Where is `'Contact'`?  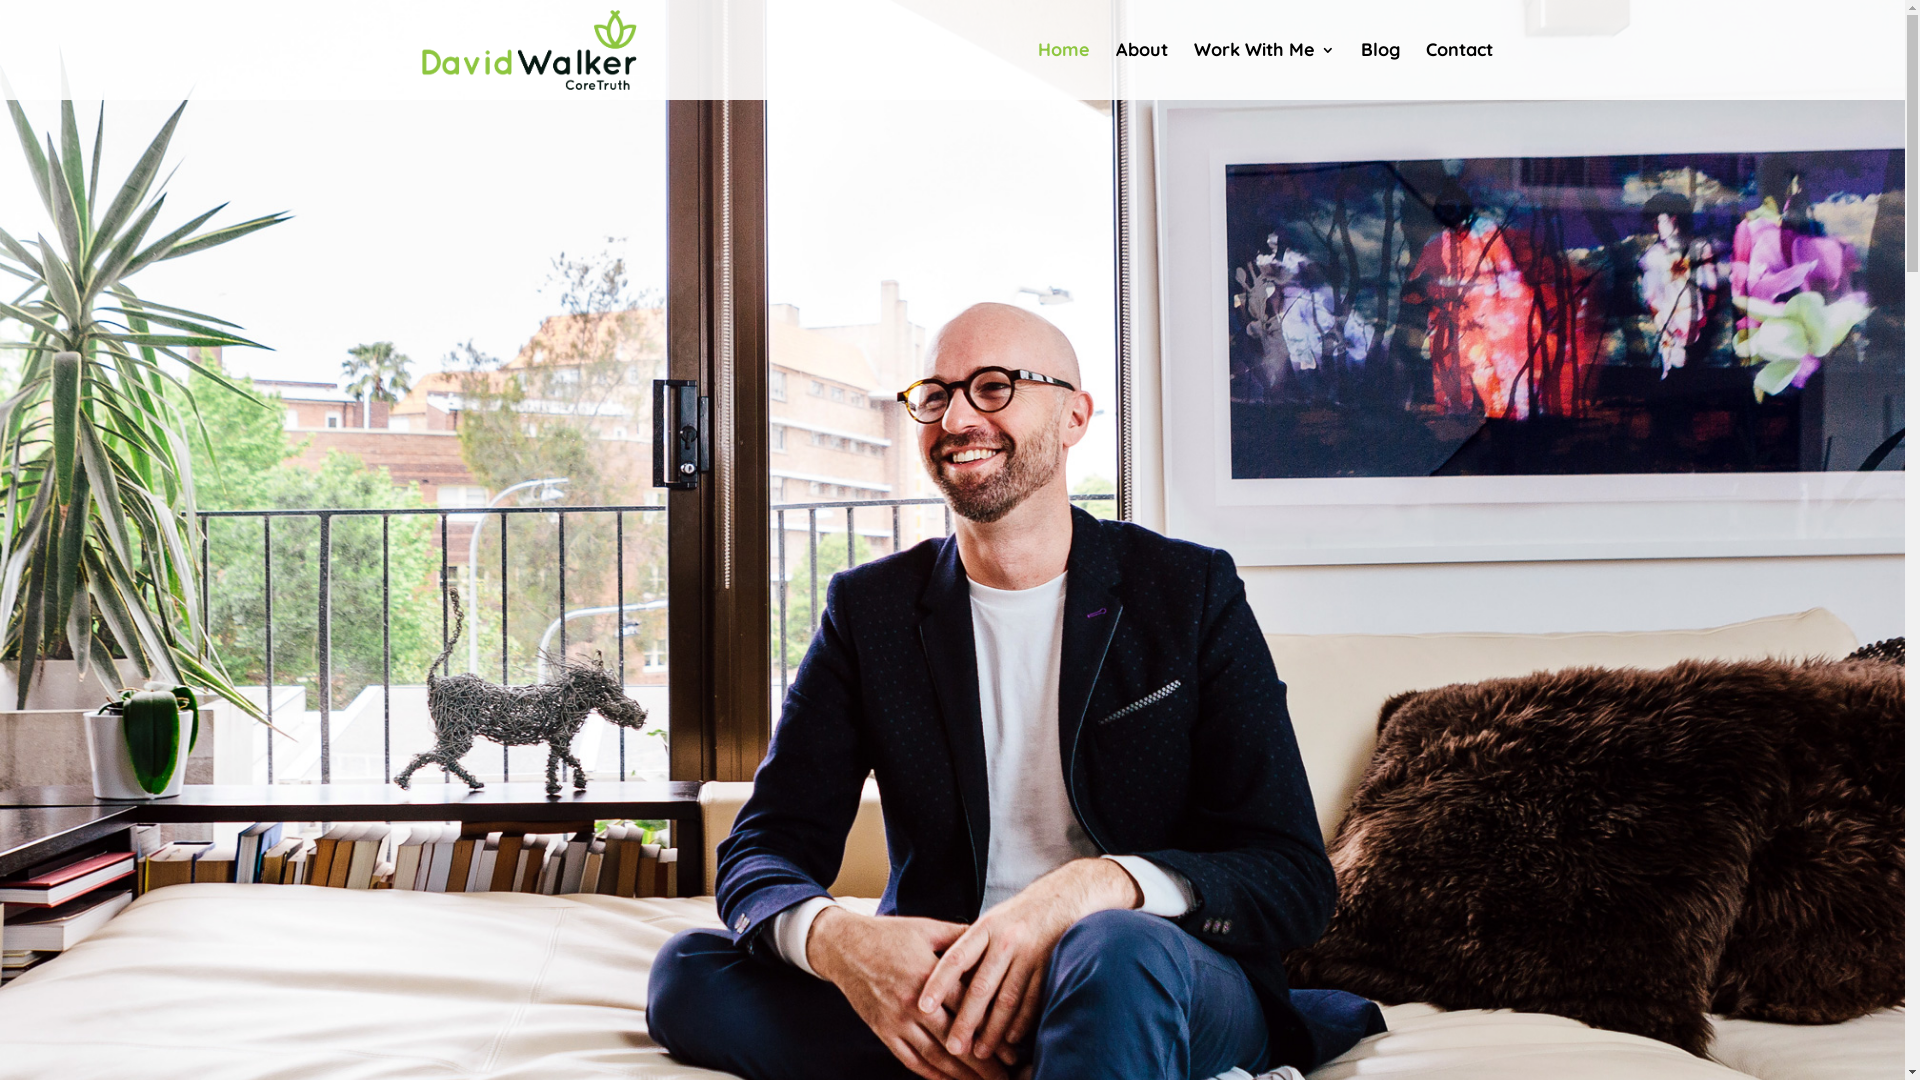 'Contact' is located at coordinates (1459, 70).